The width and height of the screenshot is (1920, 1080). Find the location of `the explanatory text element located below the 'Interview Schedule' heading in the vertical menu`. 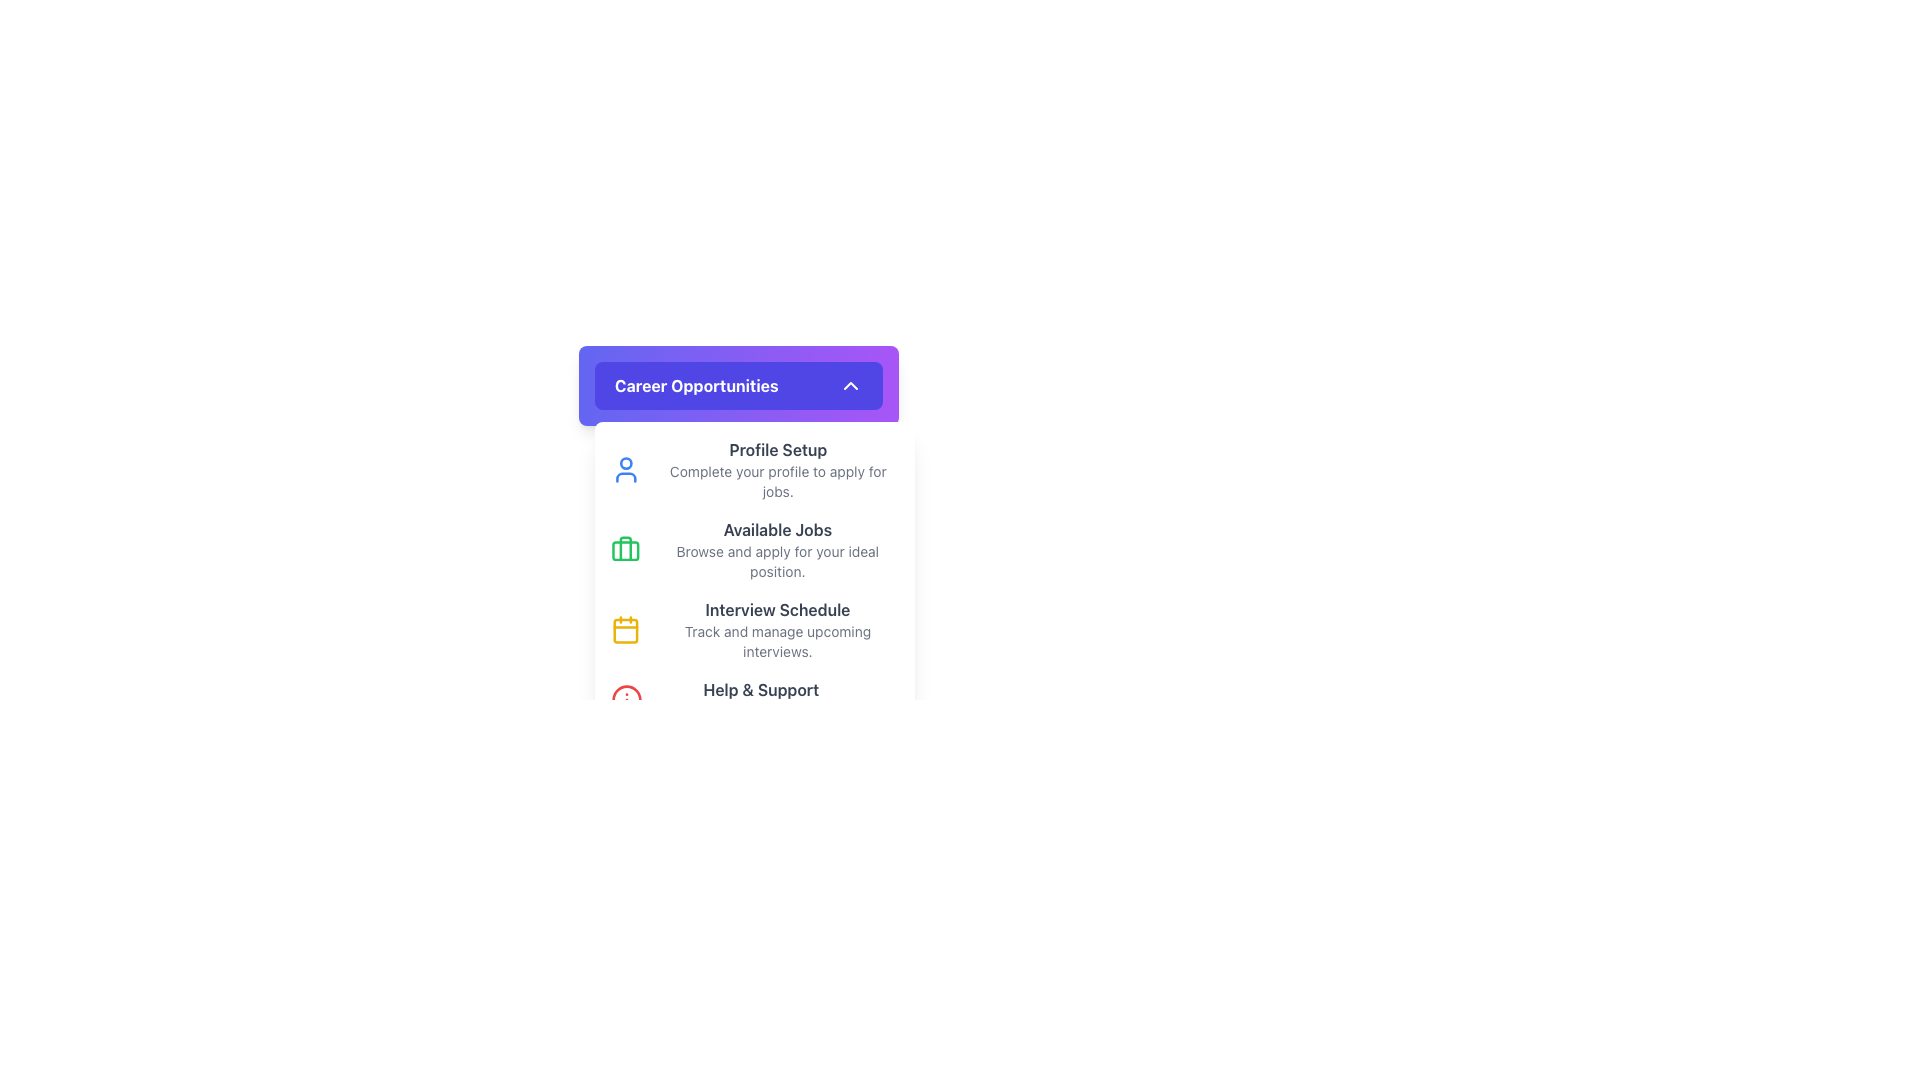

the explanatory text element located below the 'Interview Schedule' heading in the vertical menu is located at coordinates (776, 641).